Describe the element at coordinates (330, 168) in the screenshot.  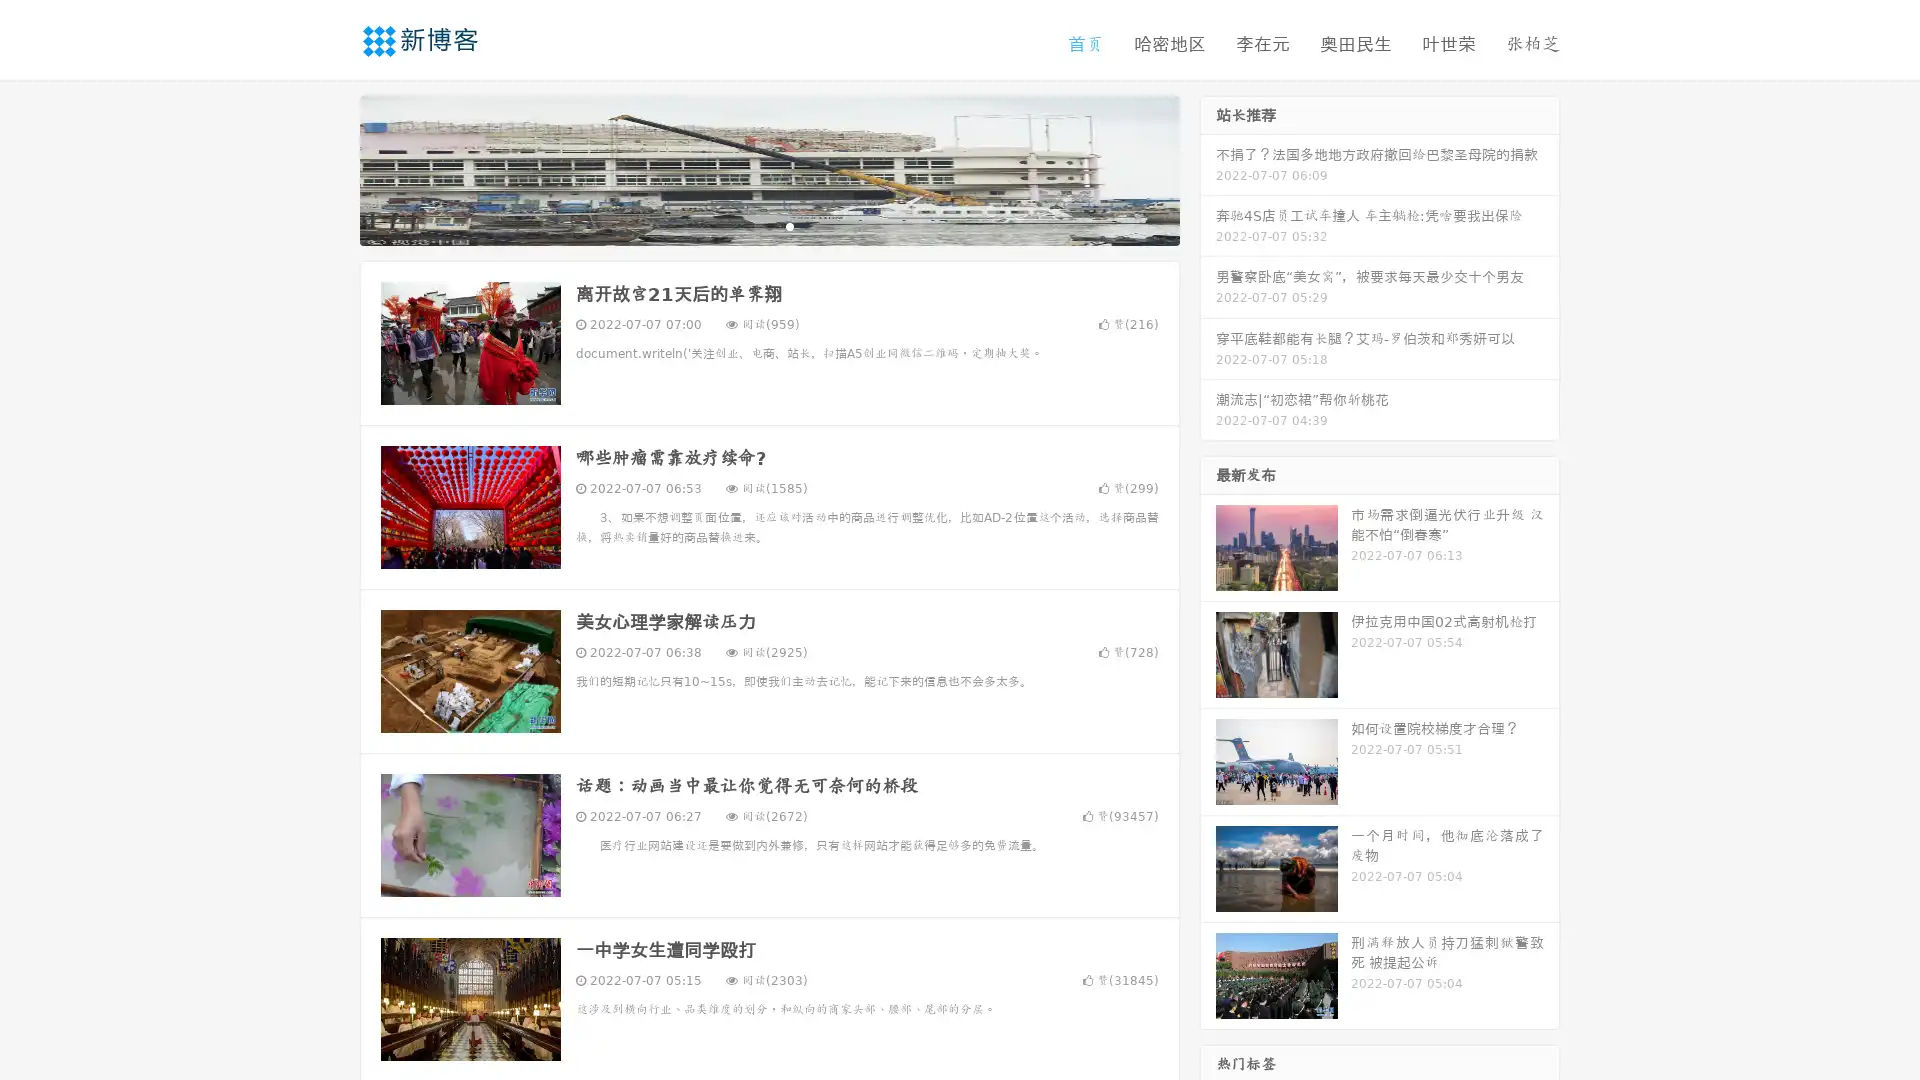
I see `Previous slide` at that location.